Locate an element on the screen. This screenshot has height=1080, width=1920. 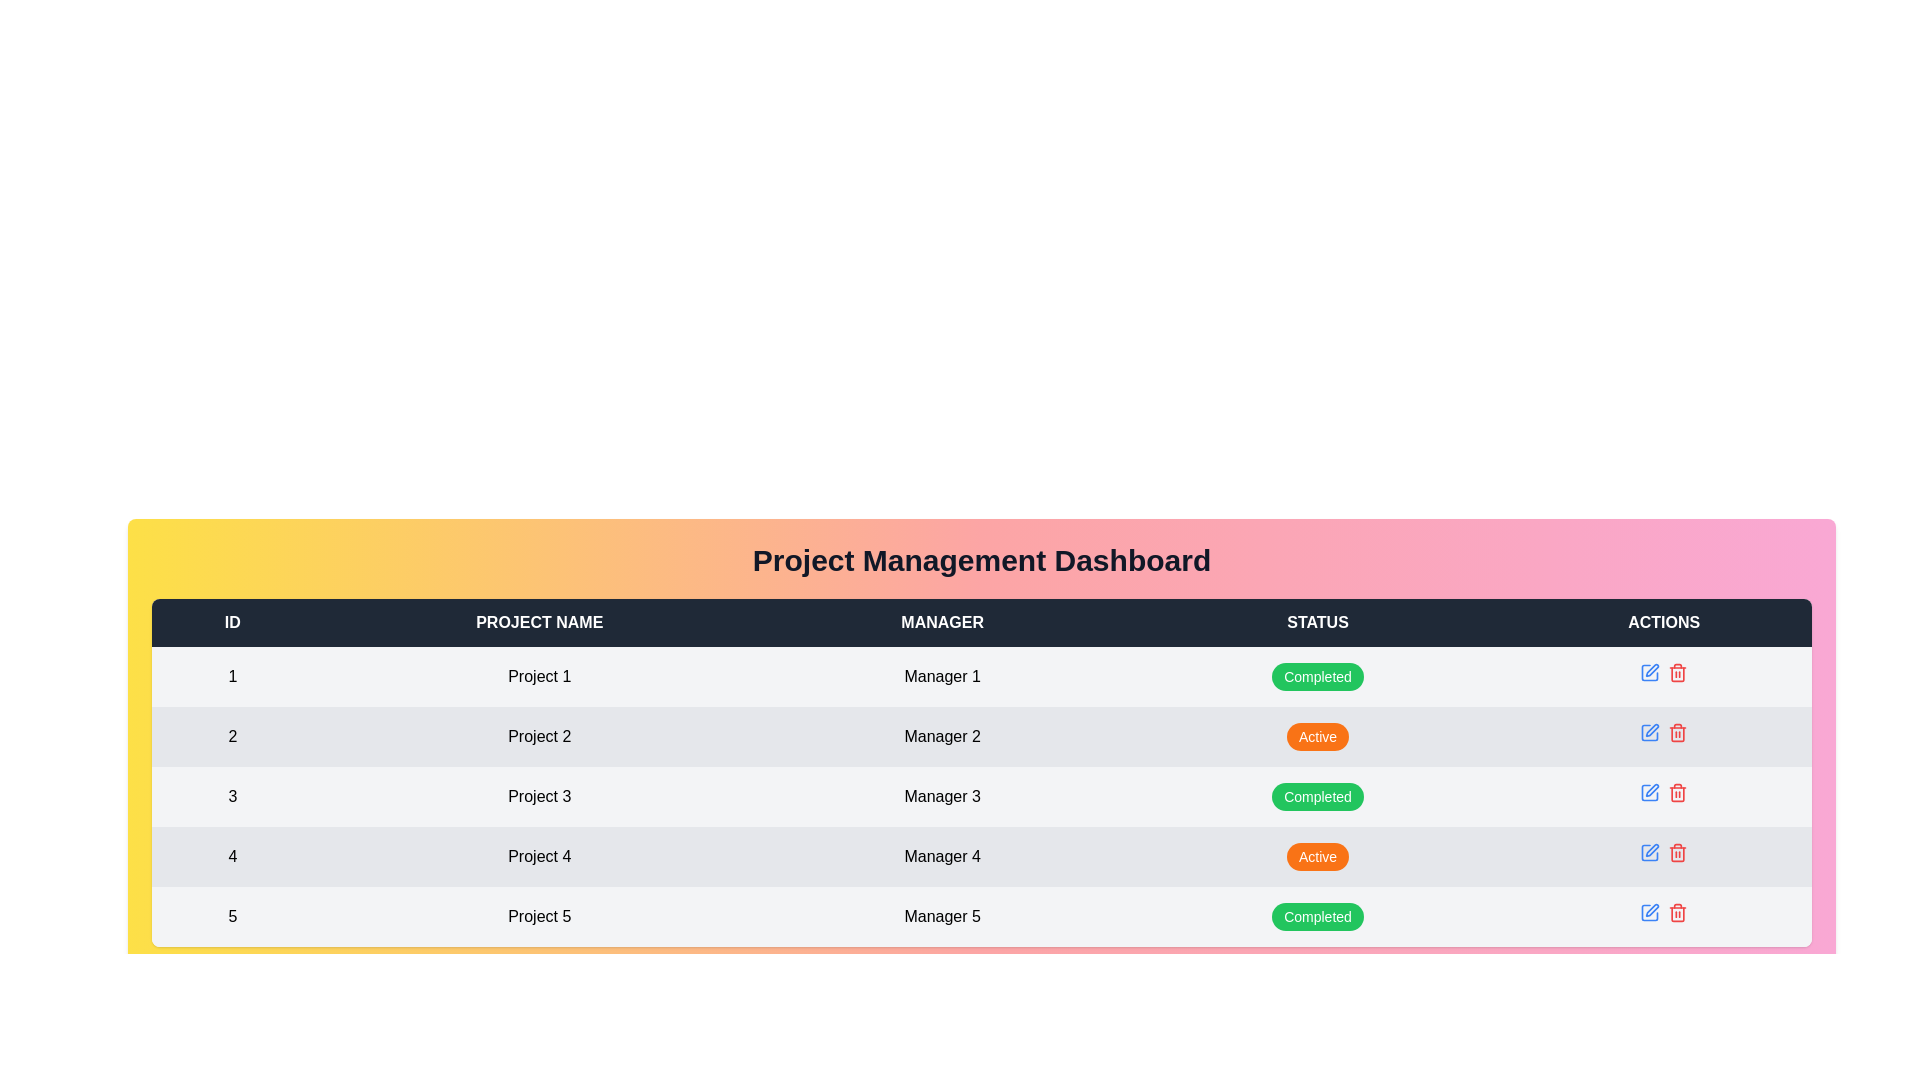
the status indicator label located in the 'Status' column of the first row of the table, which shows the completion state of an associated item is located at coordinates (1318, 676).